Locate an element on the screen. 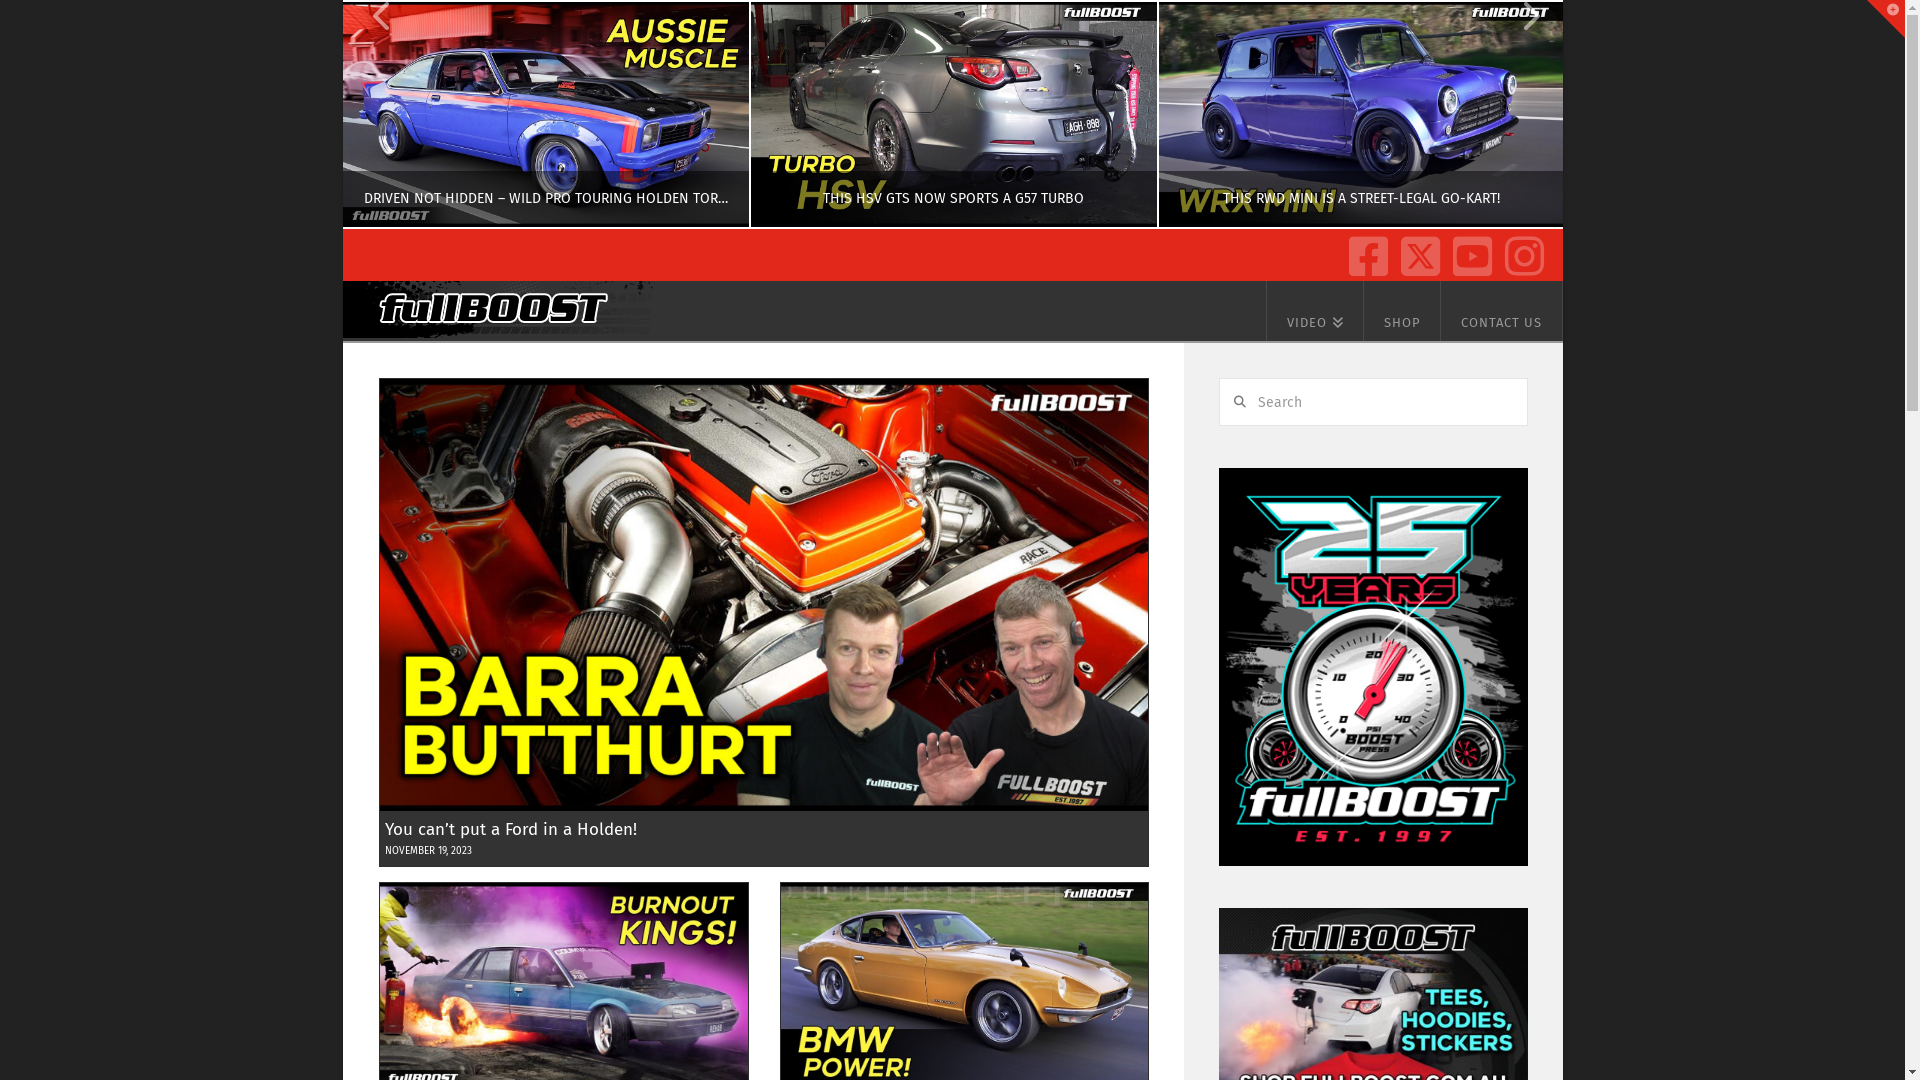 This screenshot has height=1080, width=1920. 'Next' is located at coordinates (1520, 114).